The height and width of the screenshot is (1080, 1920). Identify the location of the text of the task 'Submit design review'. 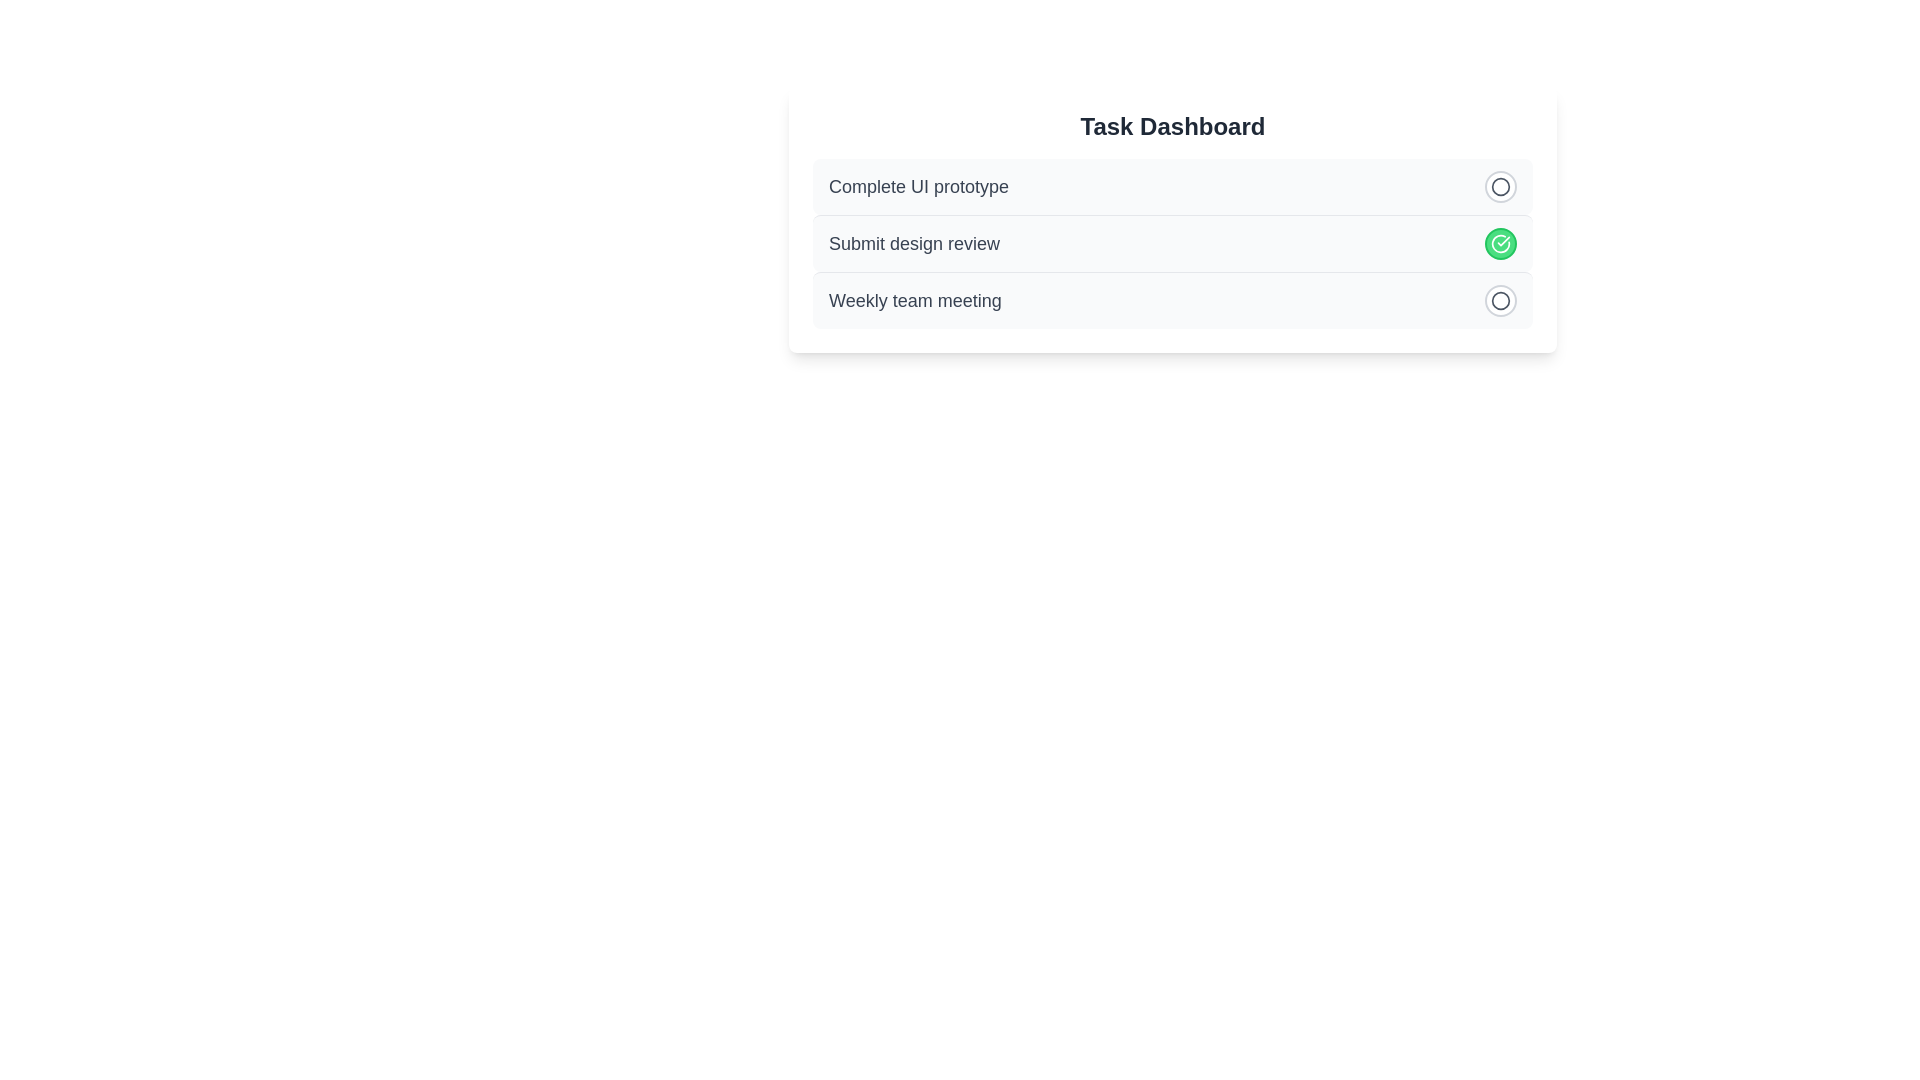
(912, 242).